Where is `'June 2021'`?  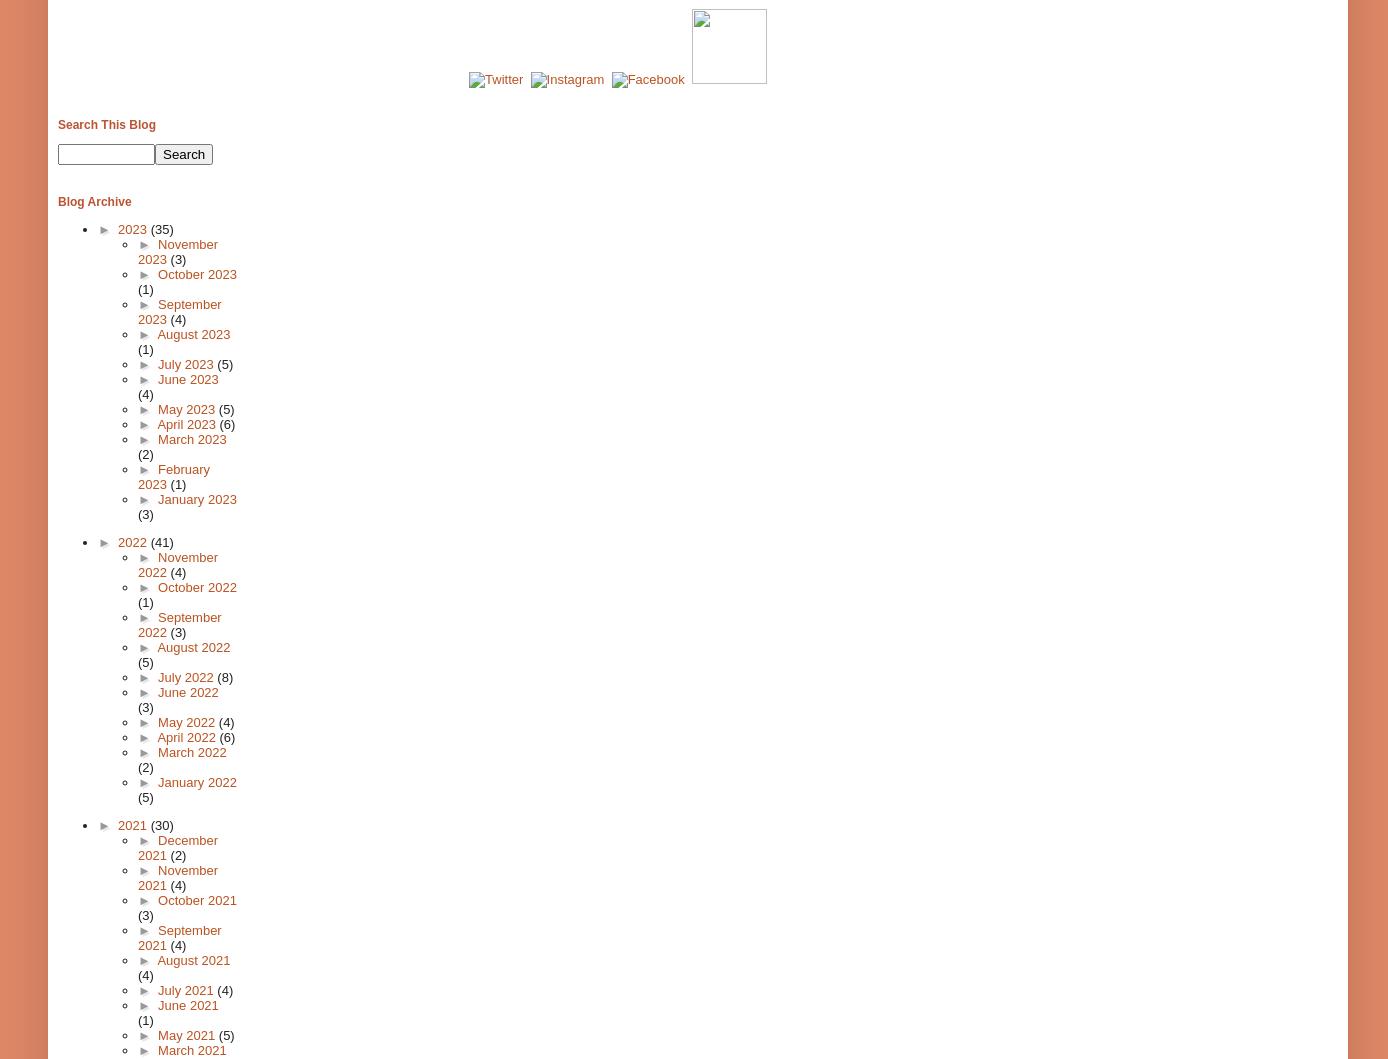 'June 2021' is located at coordinates (186, 1004).